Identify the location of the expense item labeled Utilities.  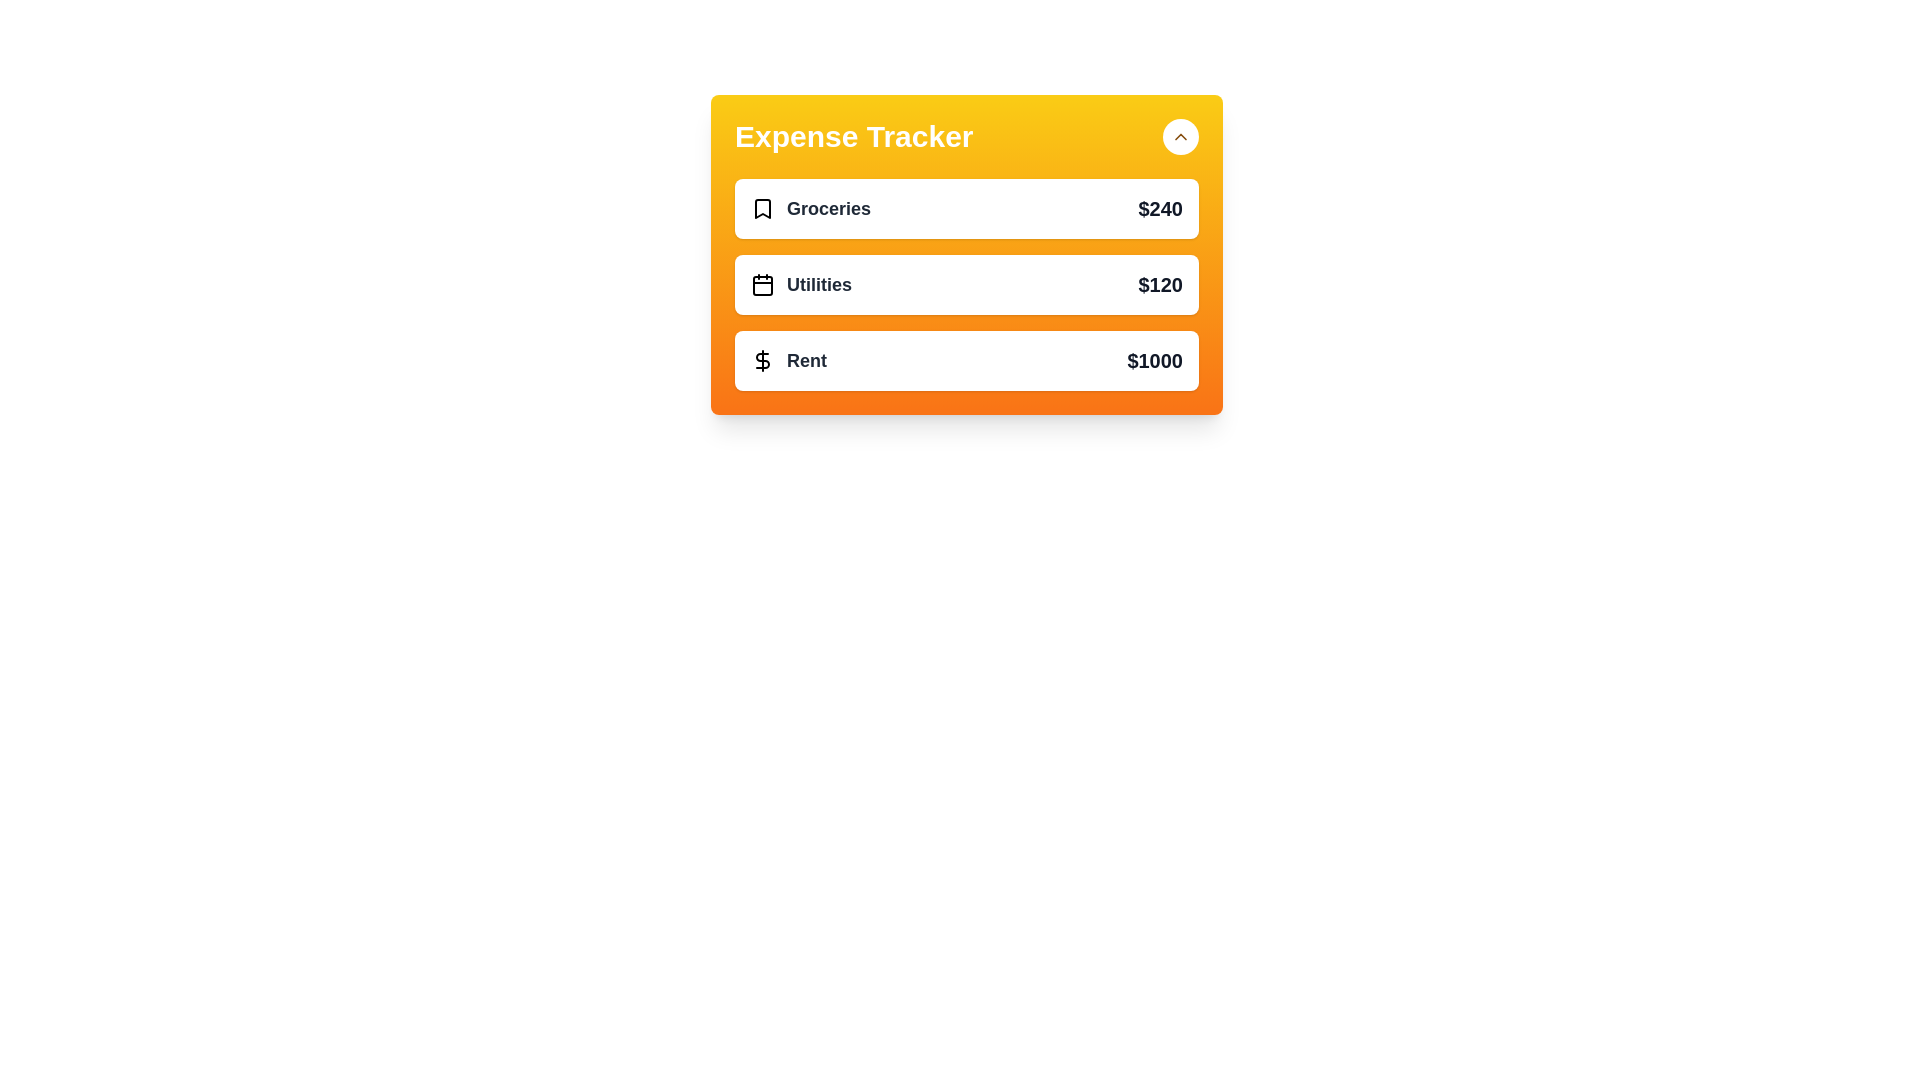
(966, 285).